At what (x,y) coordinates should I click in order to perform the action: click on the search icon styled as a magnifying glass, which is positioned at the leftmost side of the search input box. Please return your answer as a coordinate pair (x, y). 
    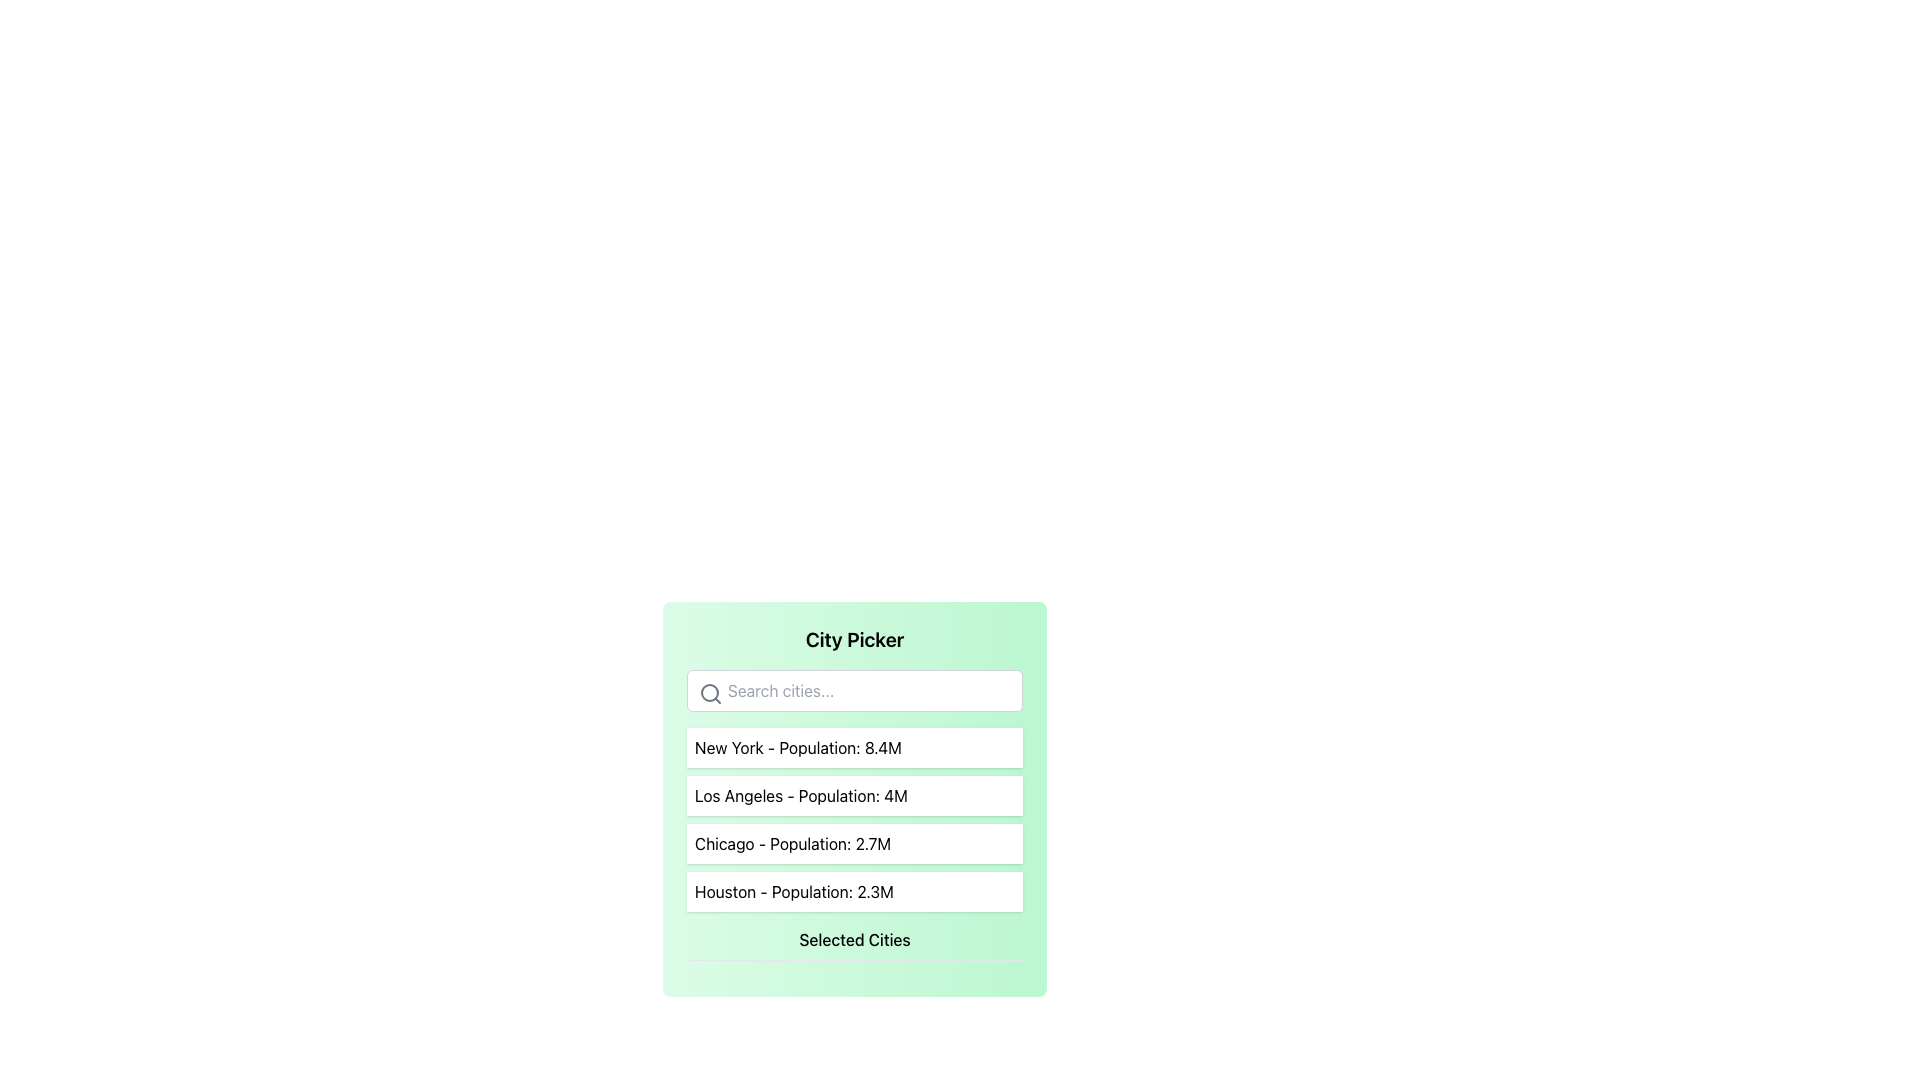
    Looking at the image, I should click on (710, 693).